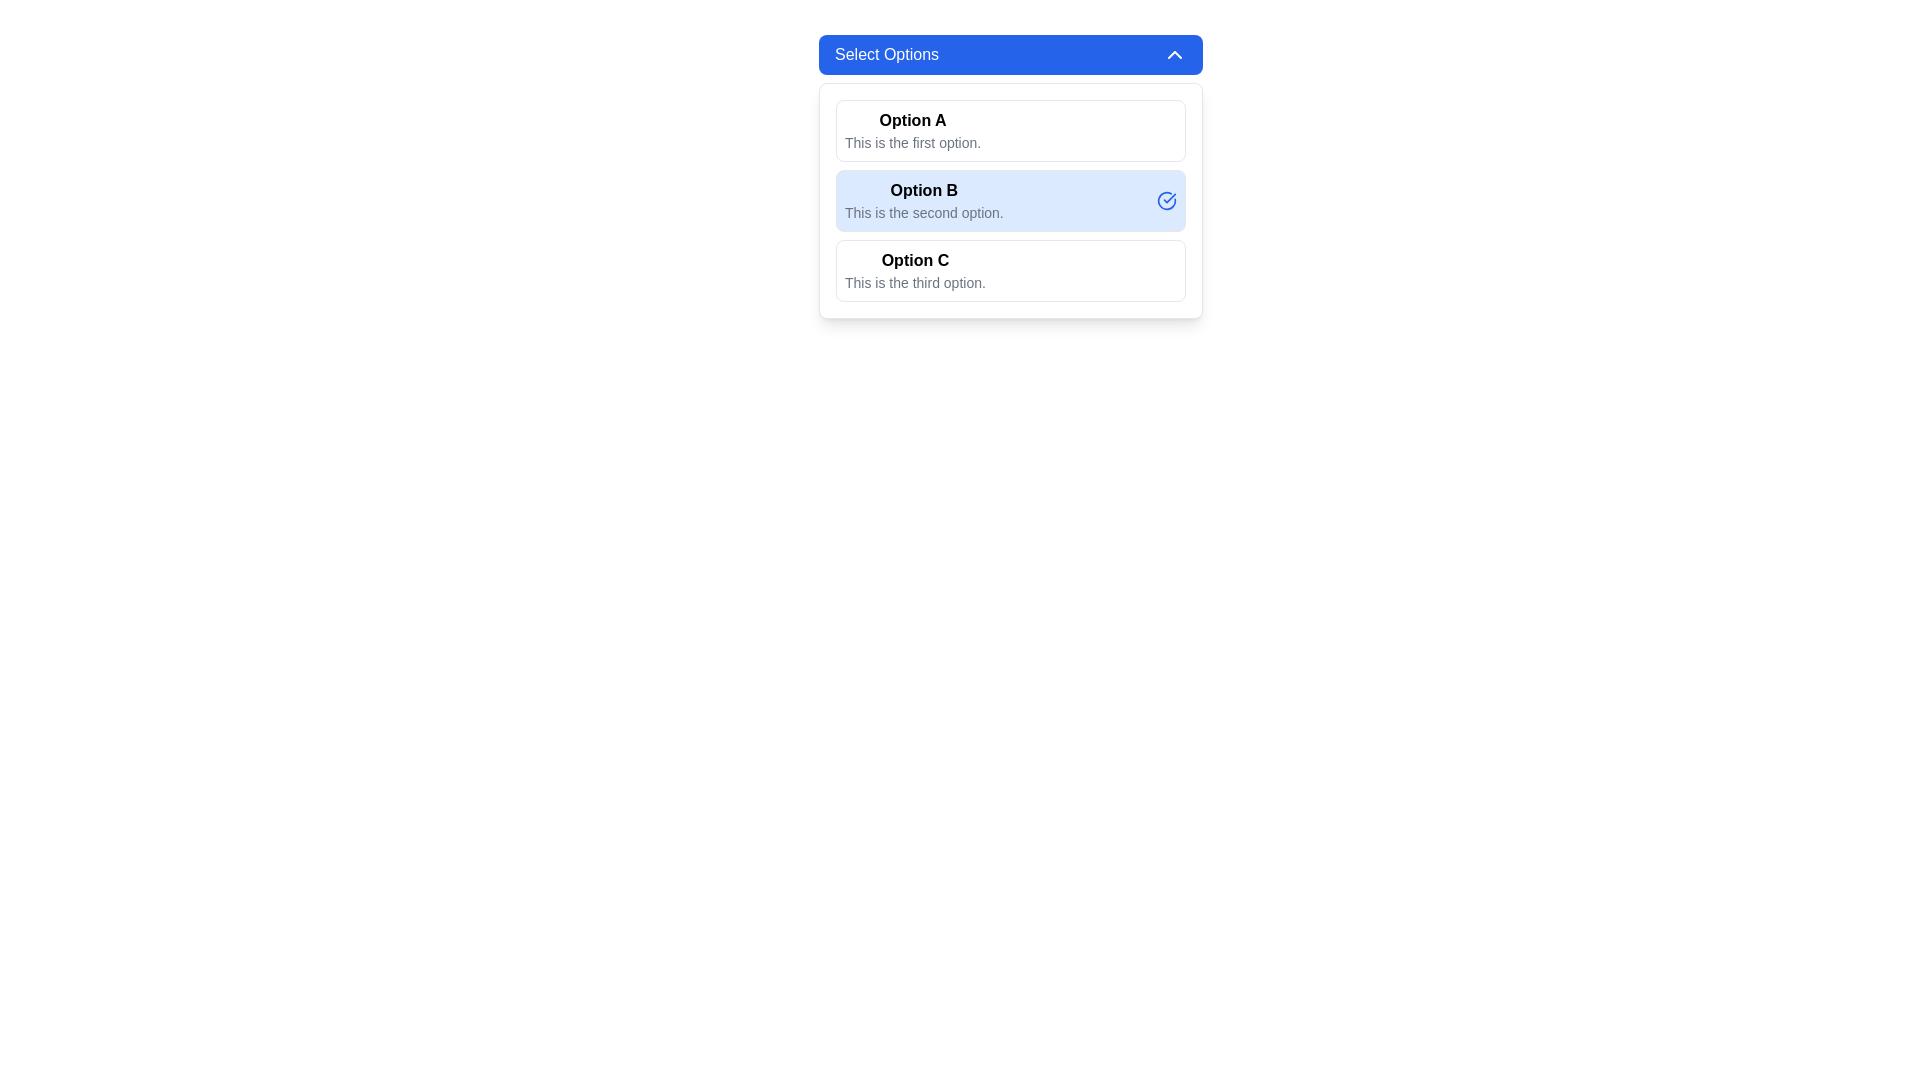 The width and height of the screenshot is (1920, 1080). I want to click on the second selectable option titled 'Option B' with a description 'This is the second option' located in the light blue background under the 'Select Options' section, so click(923, 200).